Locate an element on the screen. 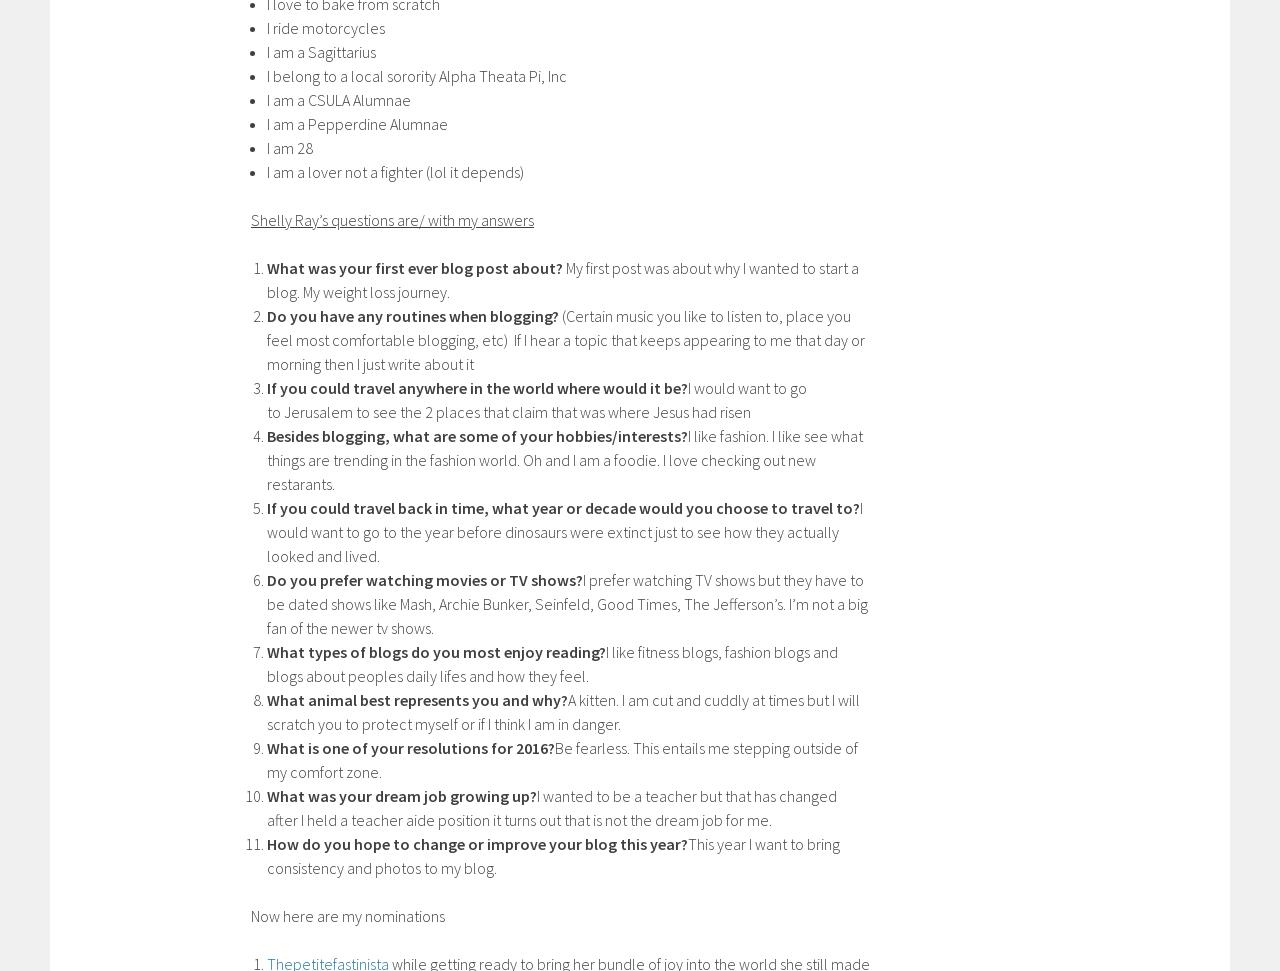  'What is one of your resolutions for 2016?' is located at coordinates (410, 745).